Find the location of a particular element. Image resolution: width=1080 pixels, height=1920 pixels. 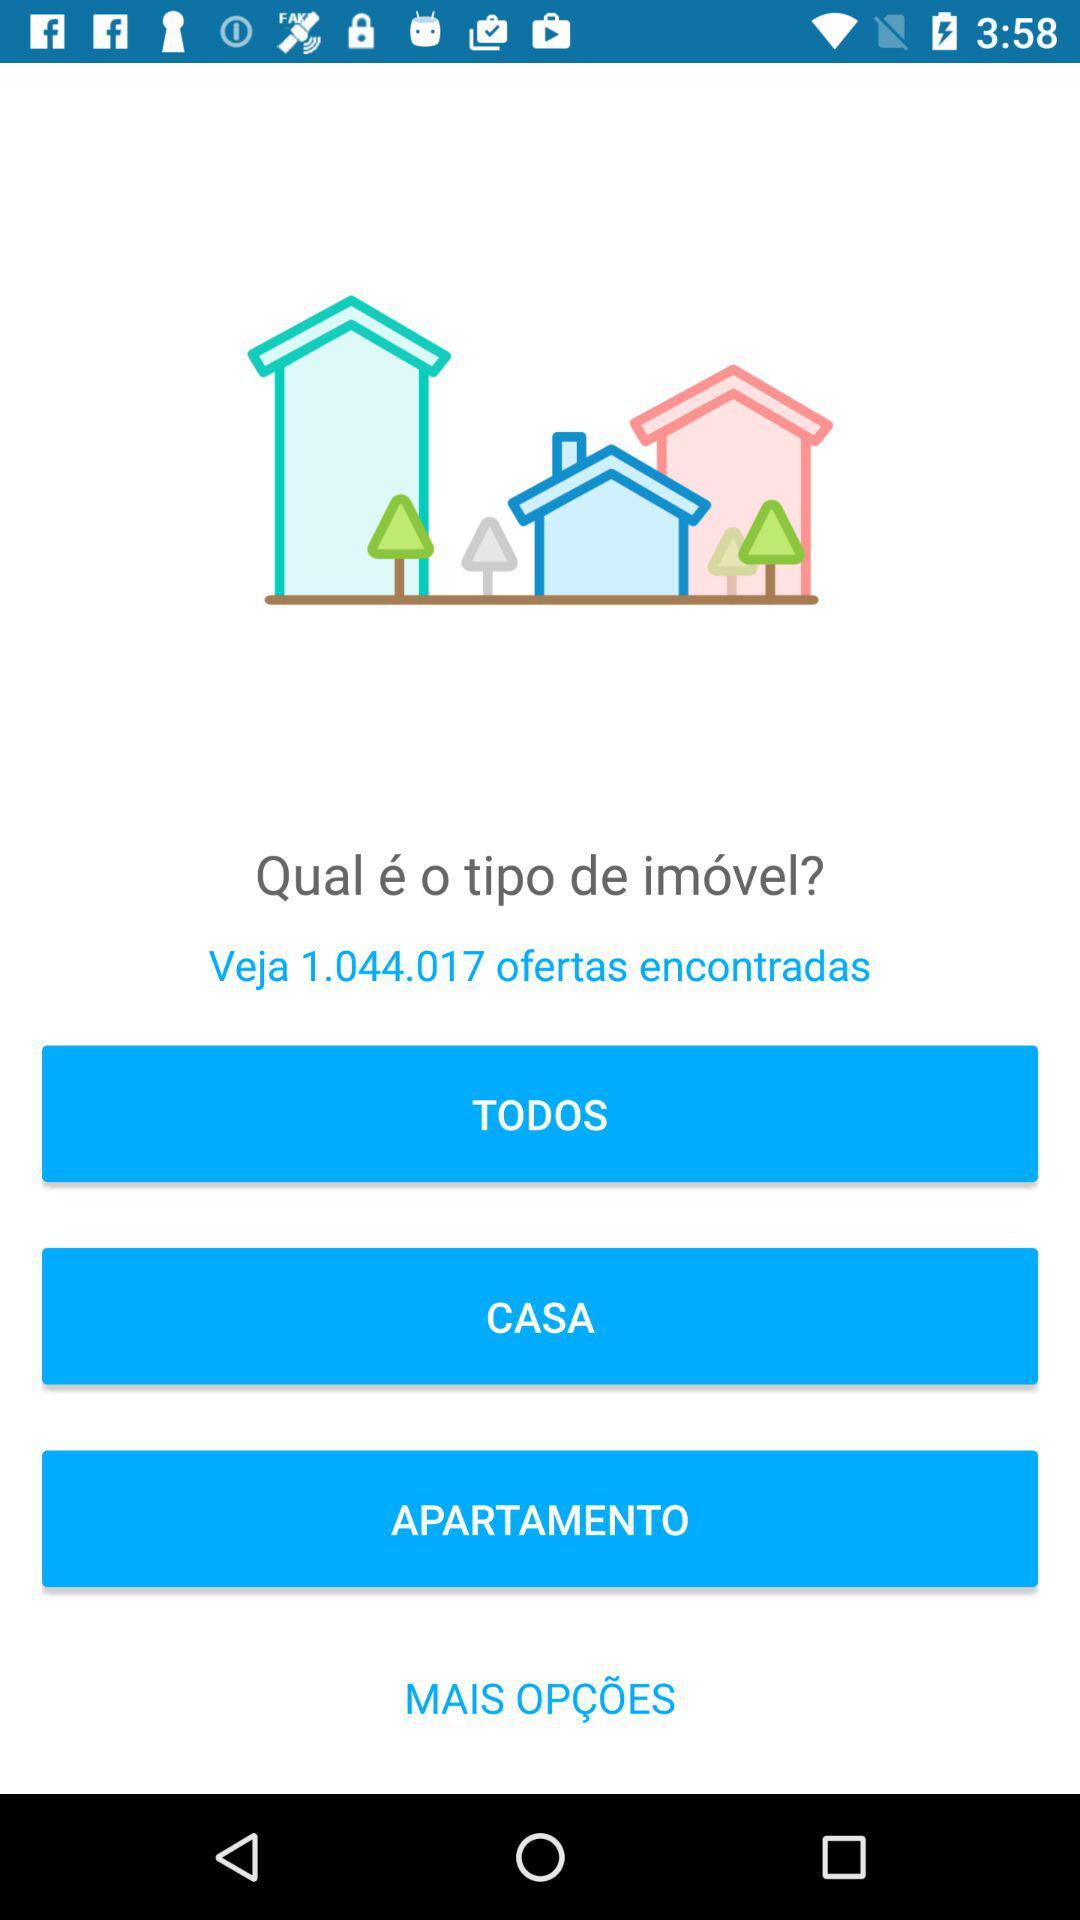

icon below todos is located at coordinates (540, 1316).